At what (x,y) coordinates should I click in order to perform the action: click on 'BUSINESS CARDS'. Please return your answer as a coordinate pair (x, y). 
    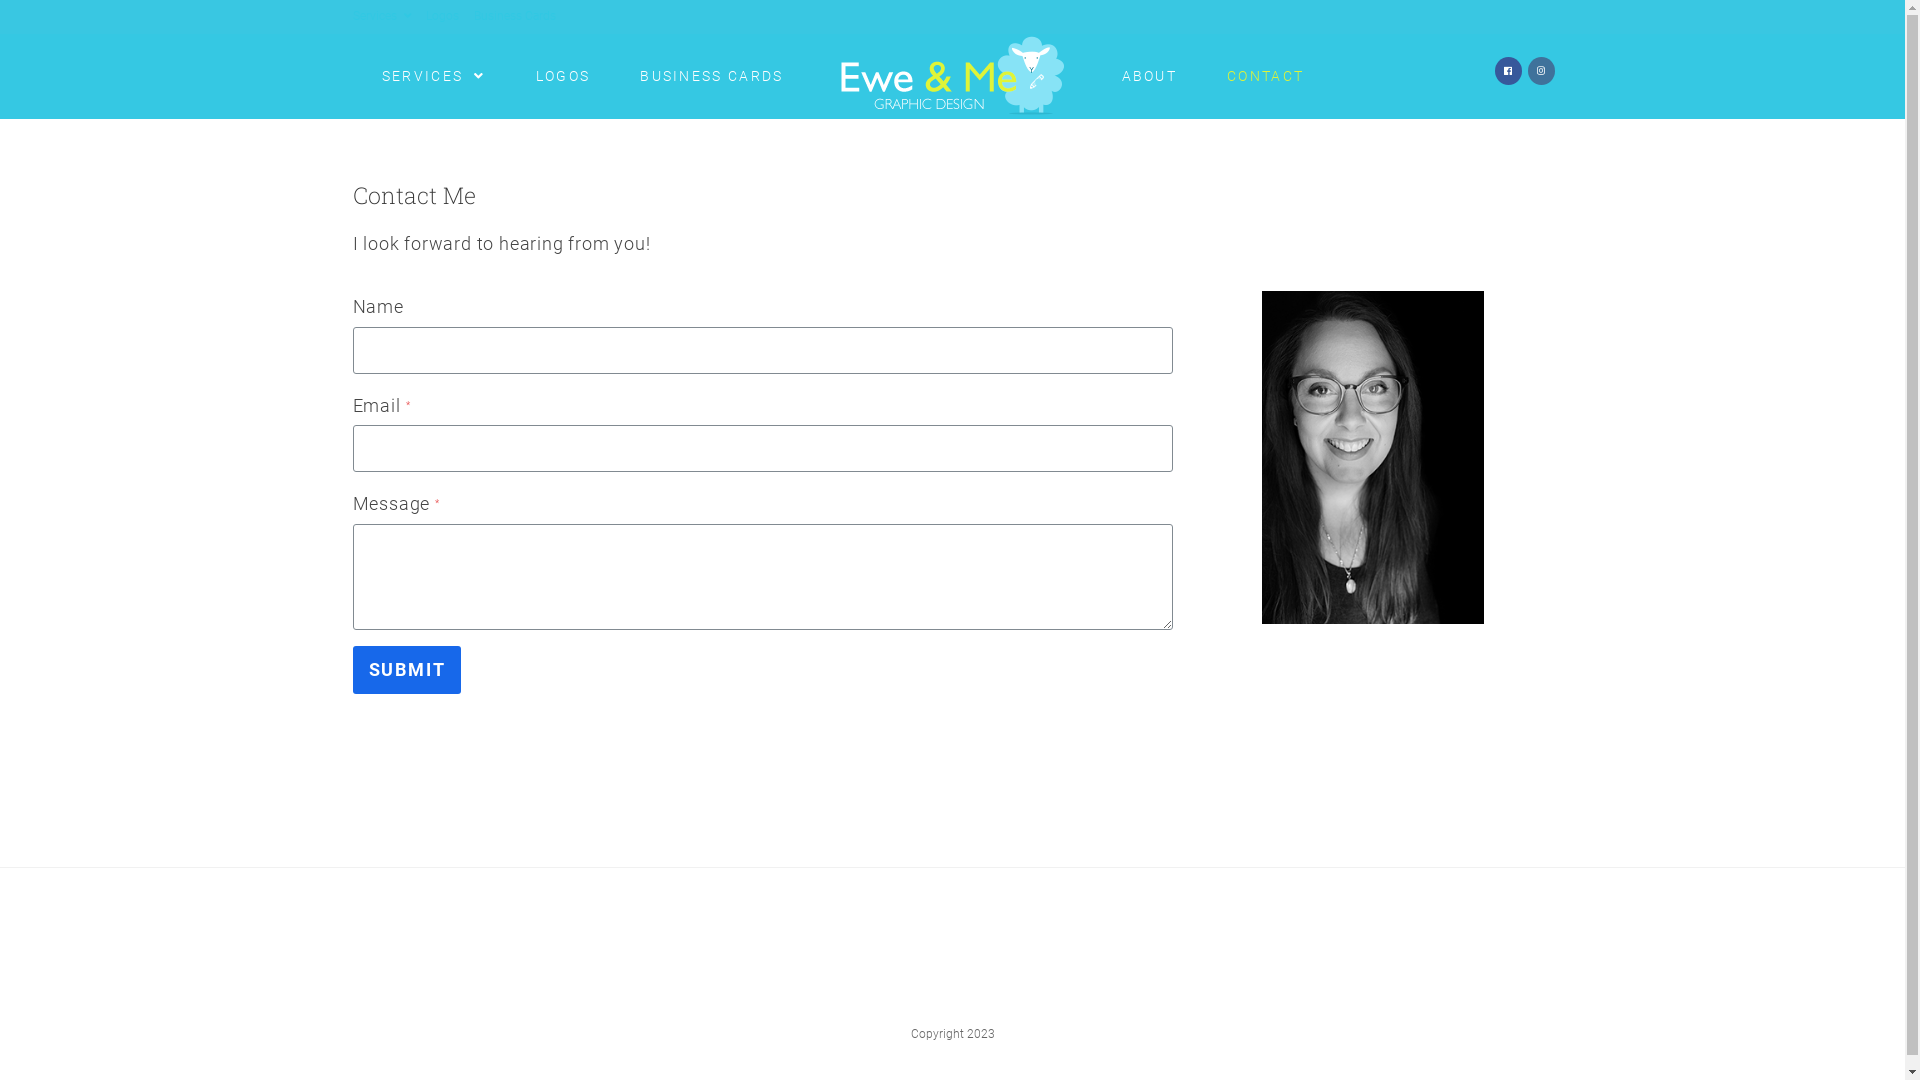
    Looking at the image, I should click on (613, 75).